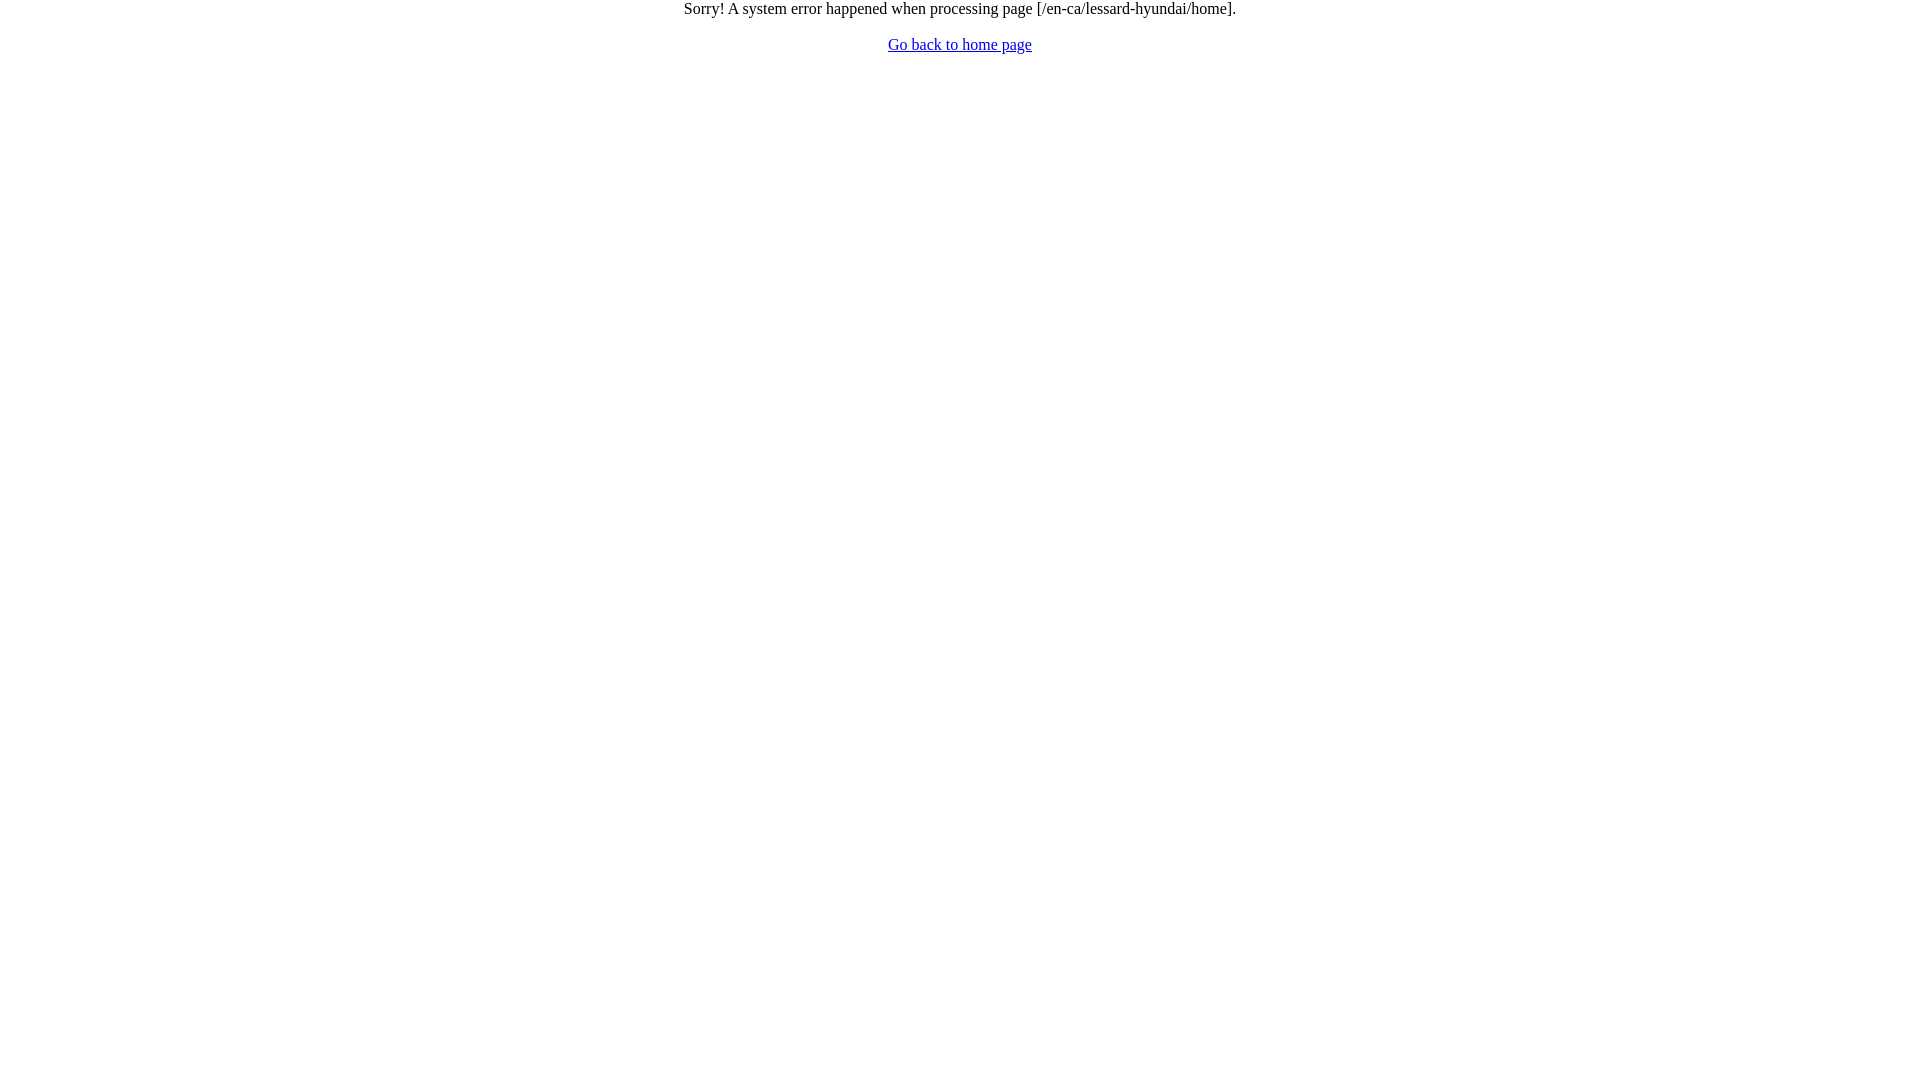 Image resolution: width=1920 pixels, height=1080 pixels. What do you see at coordinates (960, 44) in the screenshot?
I see `'Go back to home page'` at bounding box center [960, 44].